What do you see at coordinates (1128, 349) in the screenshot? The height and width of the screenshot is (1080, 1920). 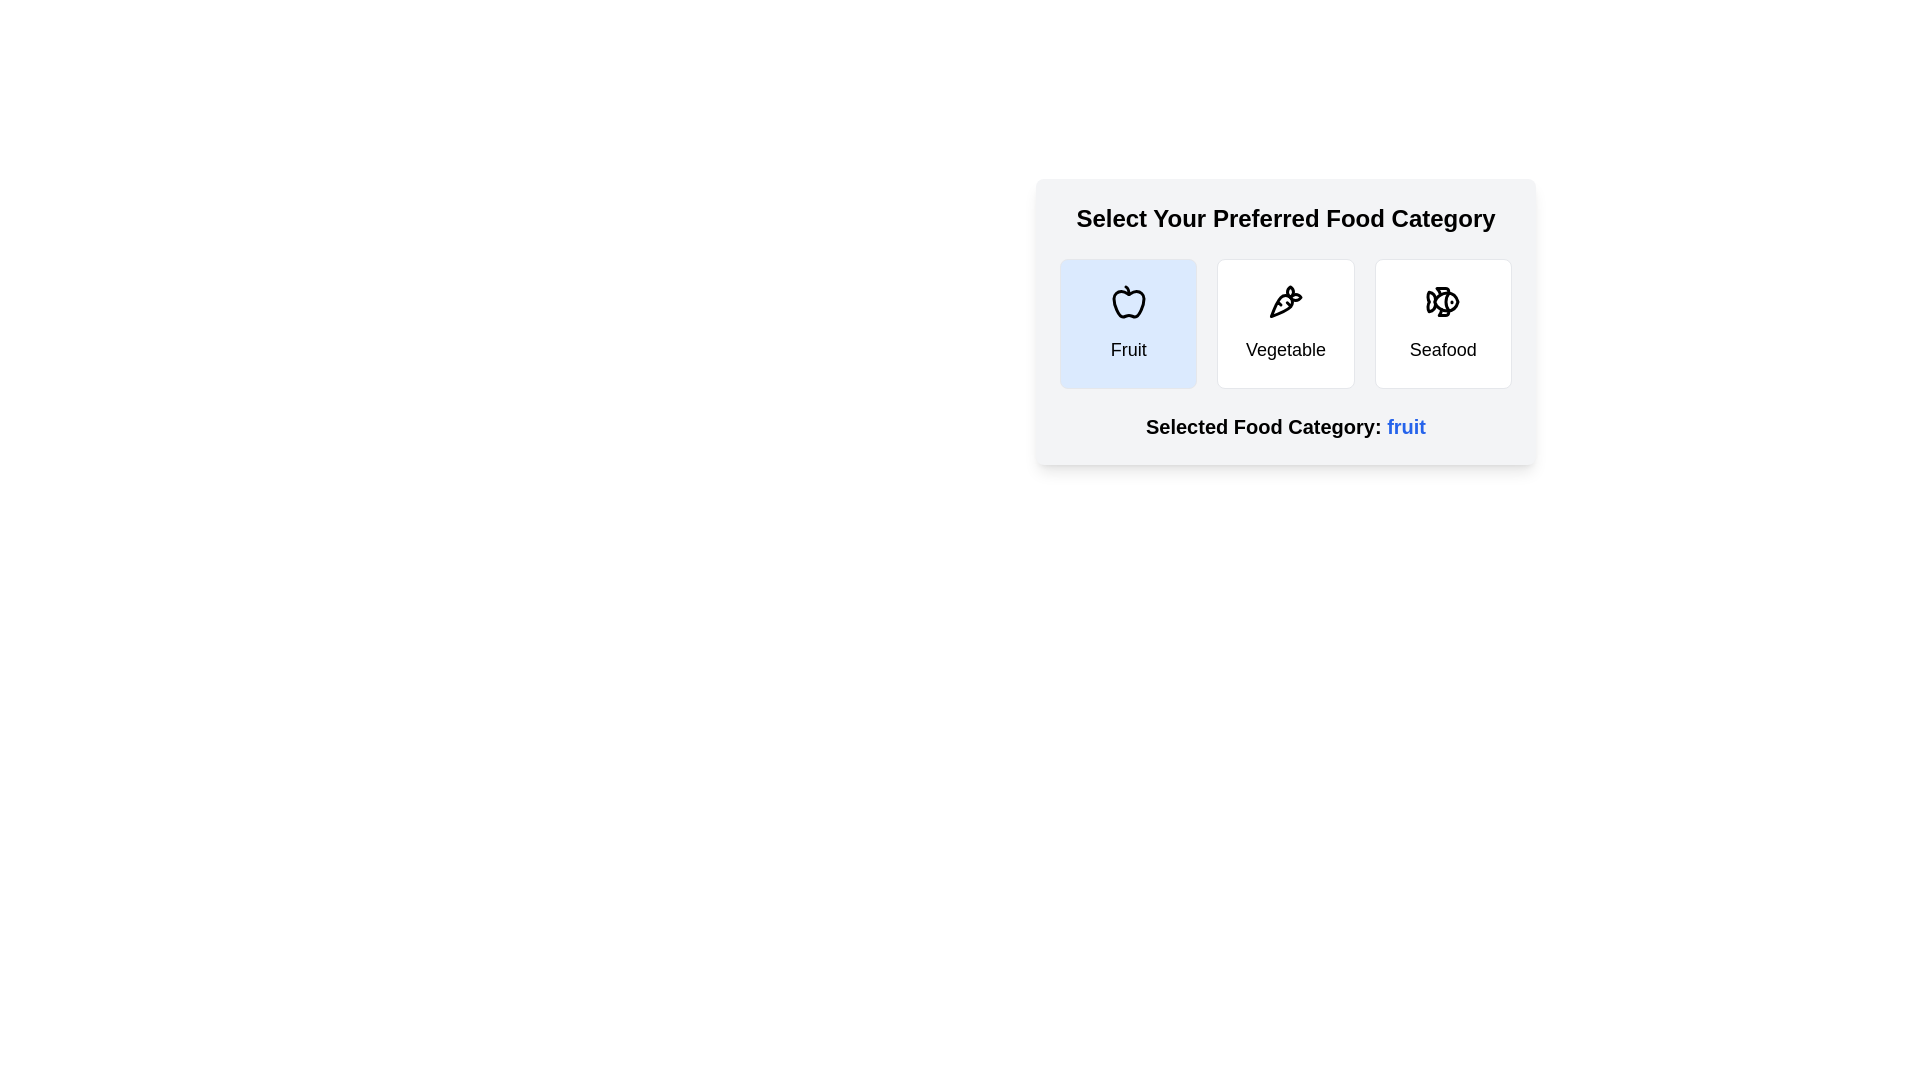 I see `the text label indicating the fruit category selection for the apple icon` at bounding box center [1128, 349].